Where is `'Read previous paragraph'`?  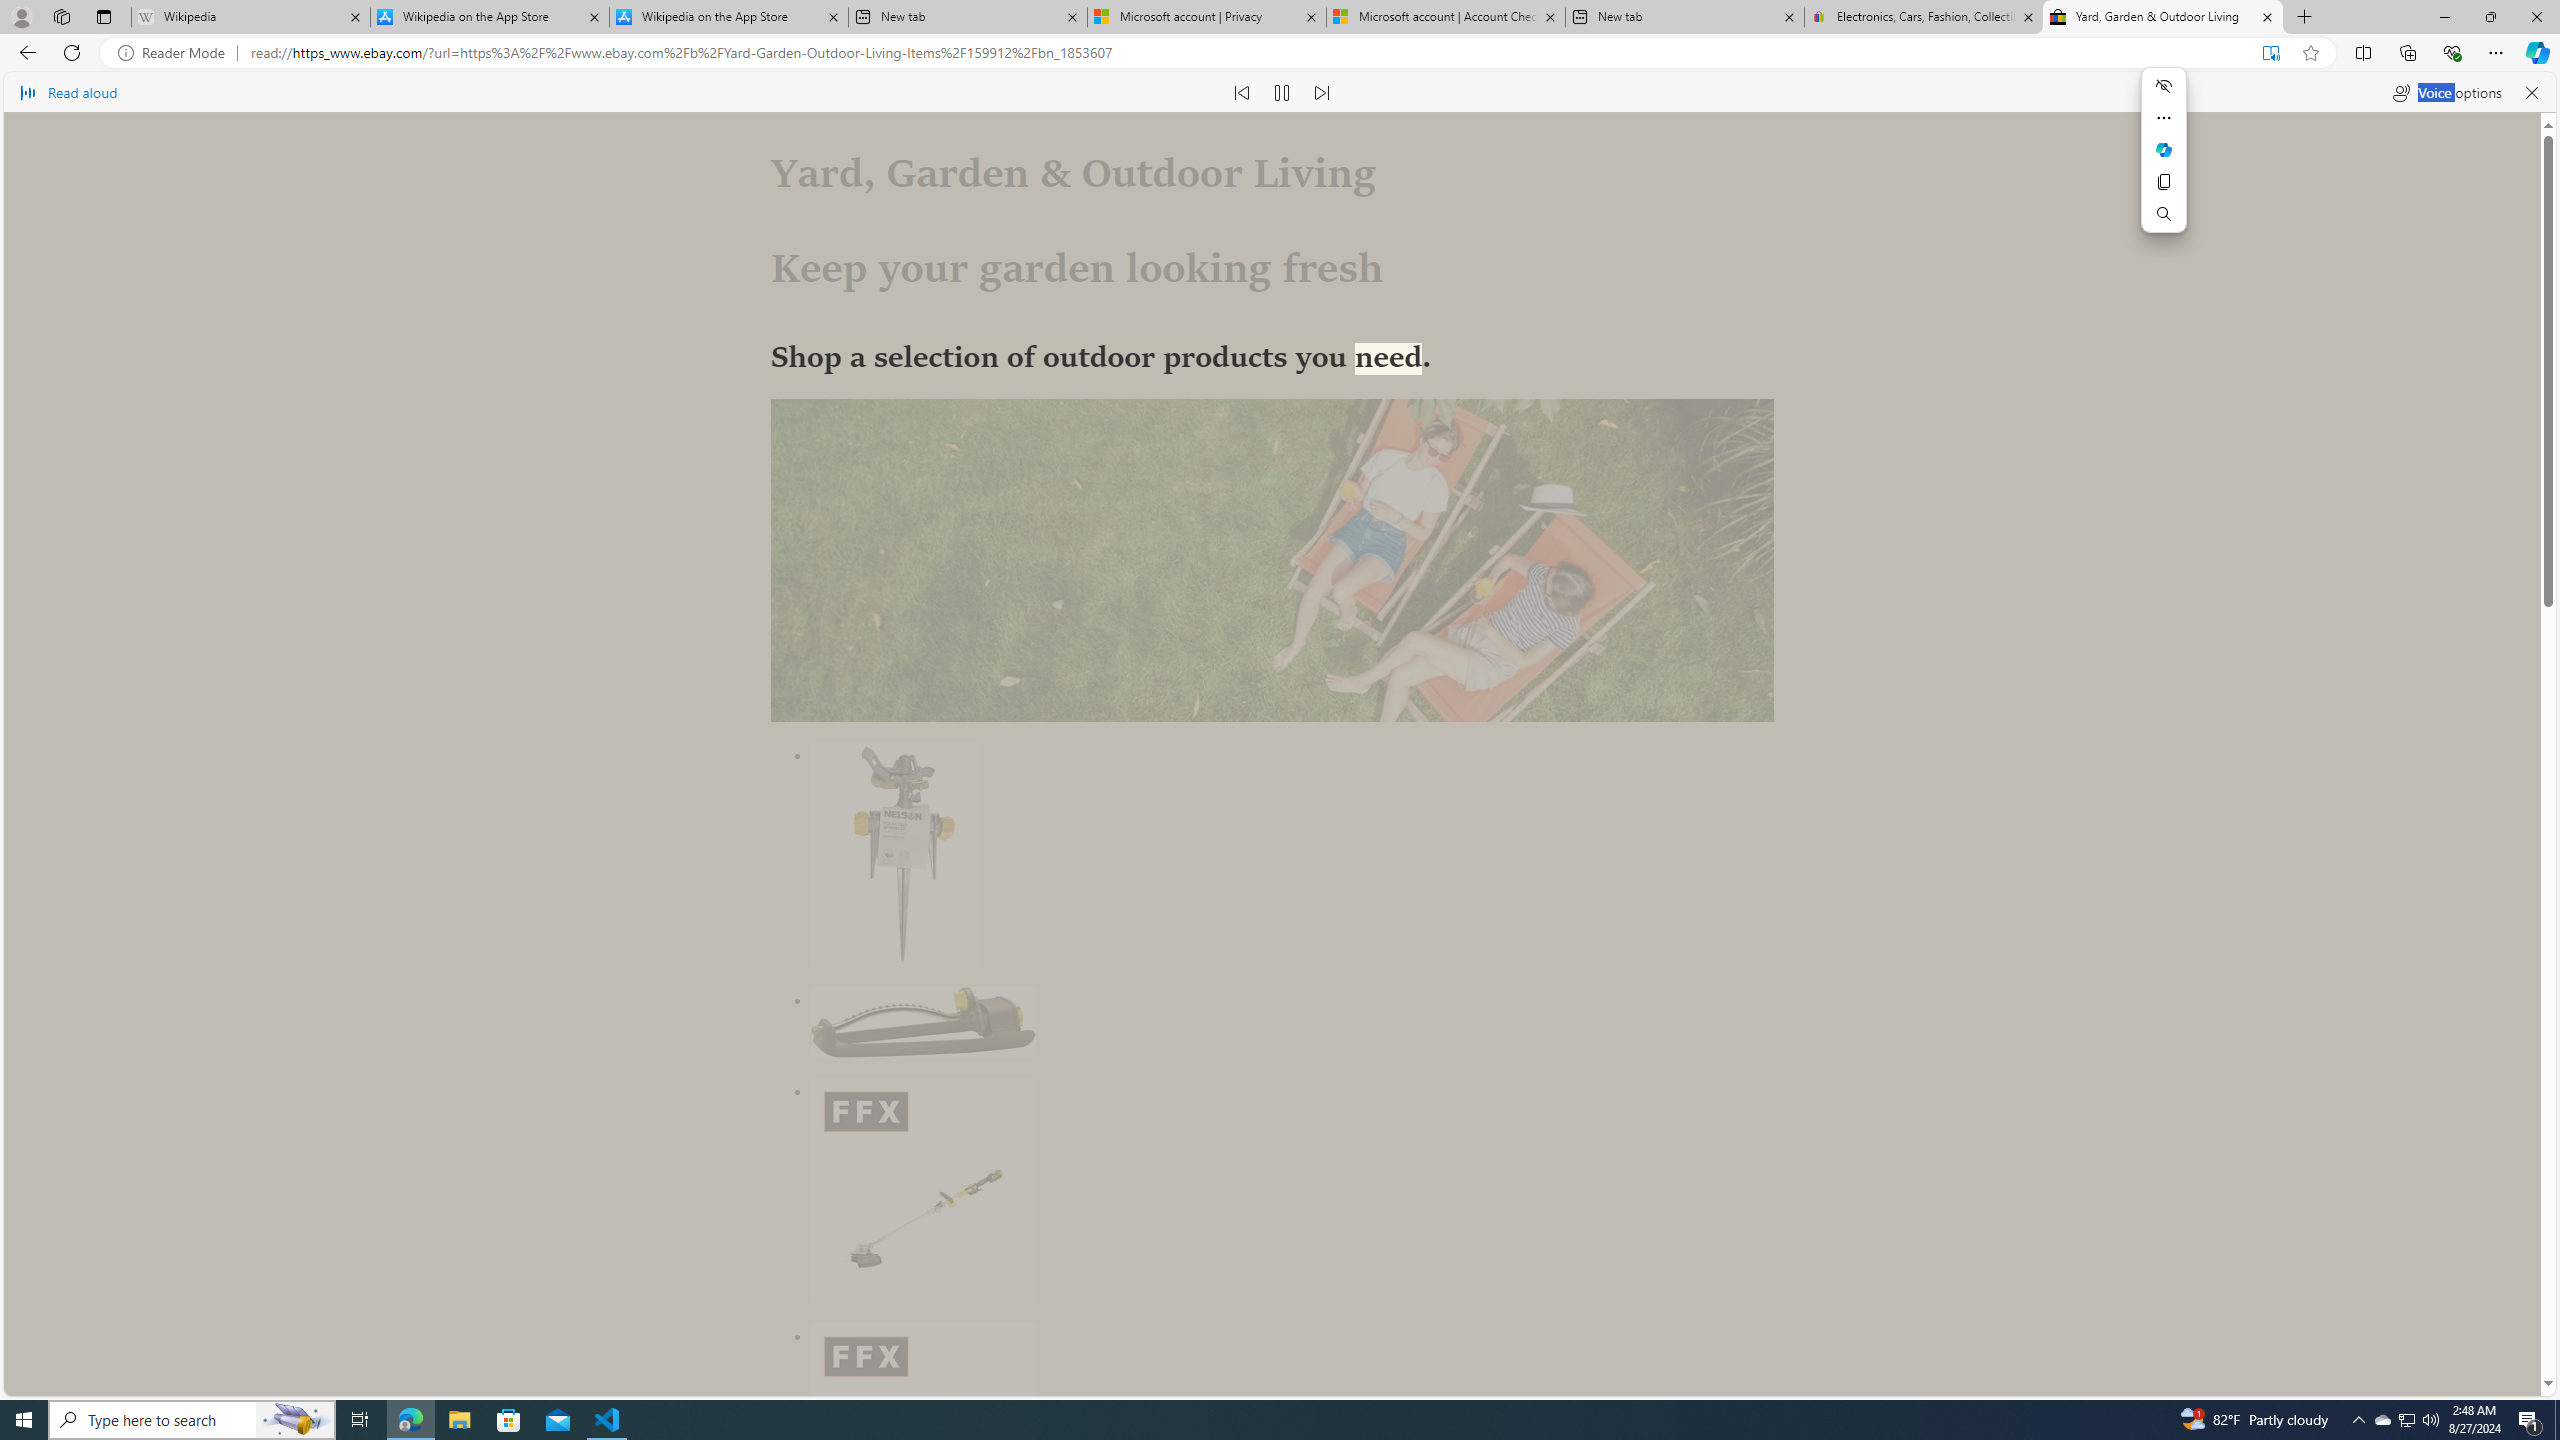
'Read previous paragraph' is located at coordinates (1240, 91).